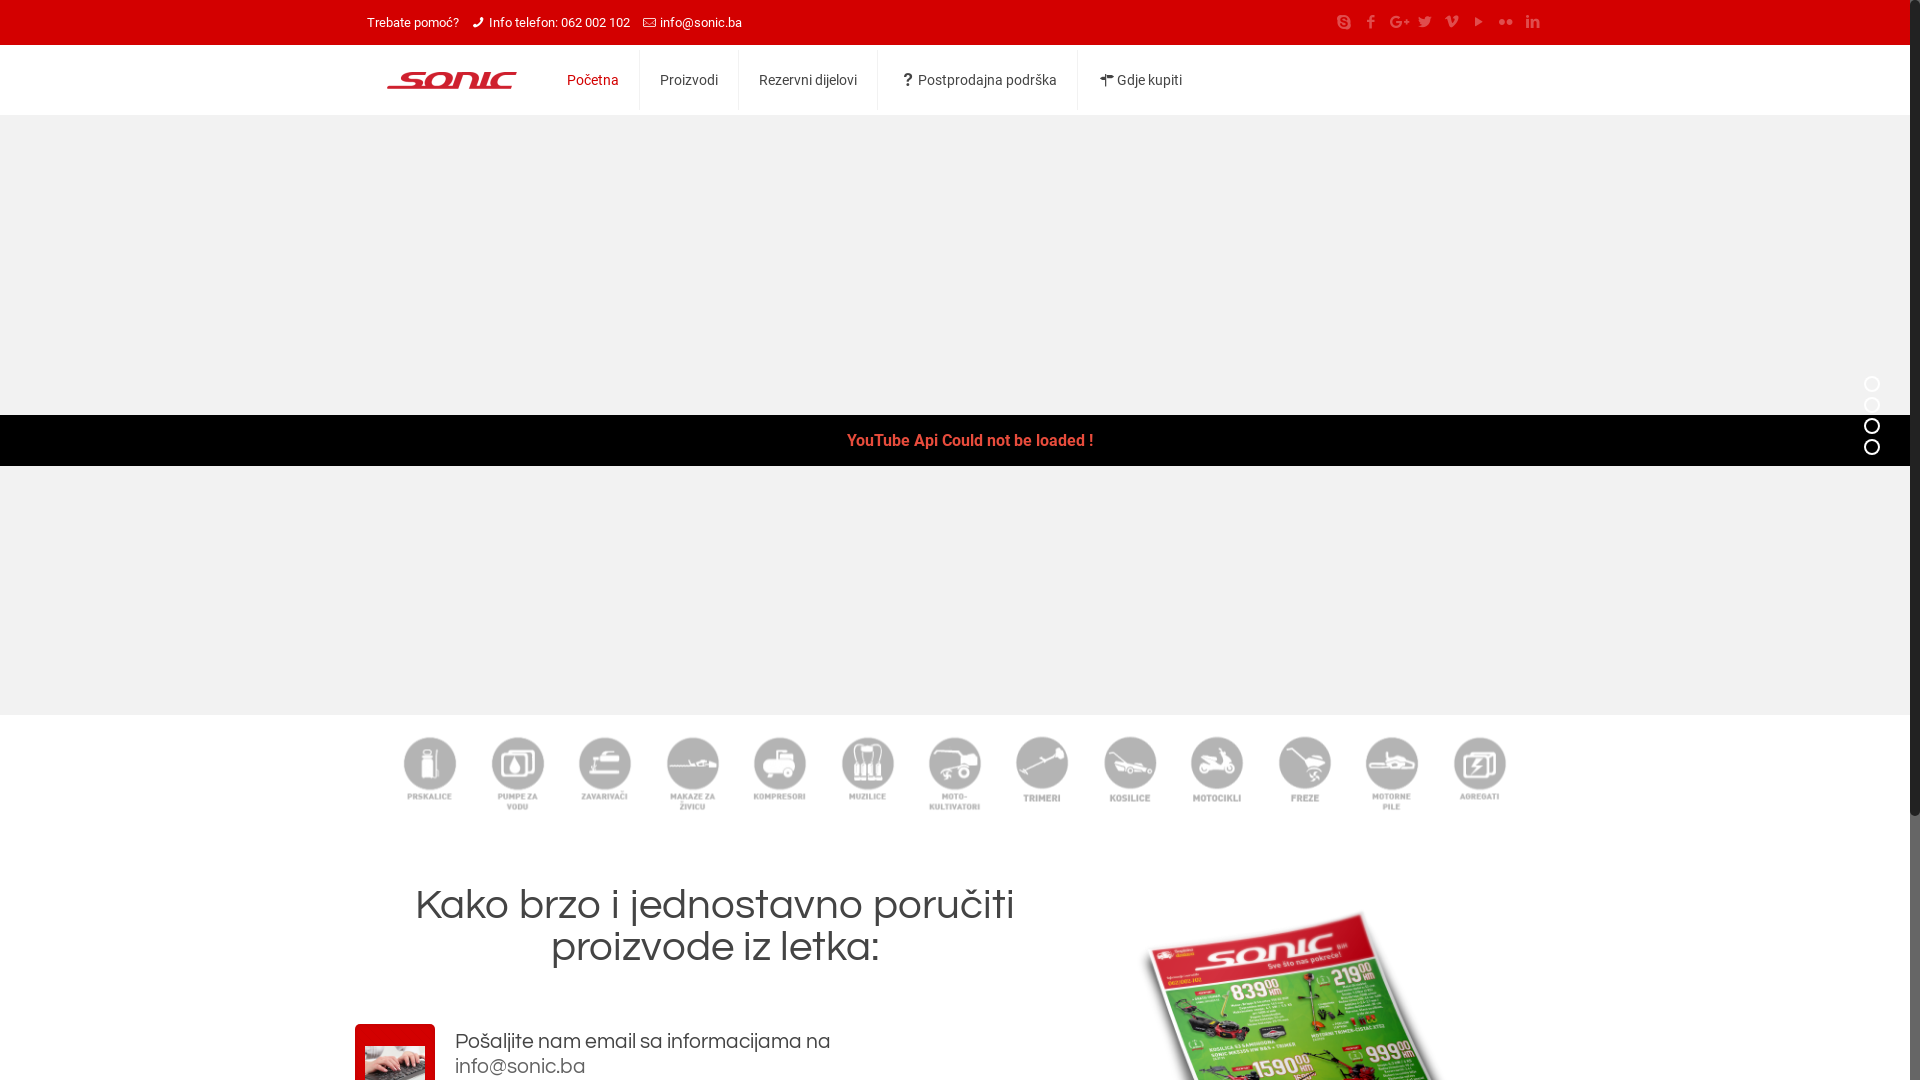 Image resolution: width=1920 pixels, height=1080 pixels. I want to click on 'Trimeri', so click(1041, 771).